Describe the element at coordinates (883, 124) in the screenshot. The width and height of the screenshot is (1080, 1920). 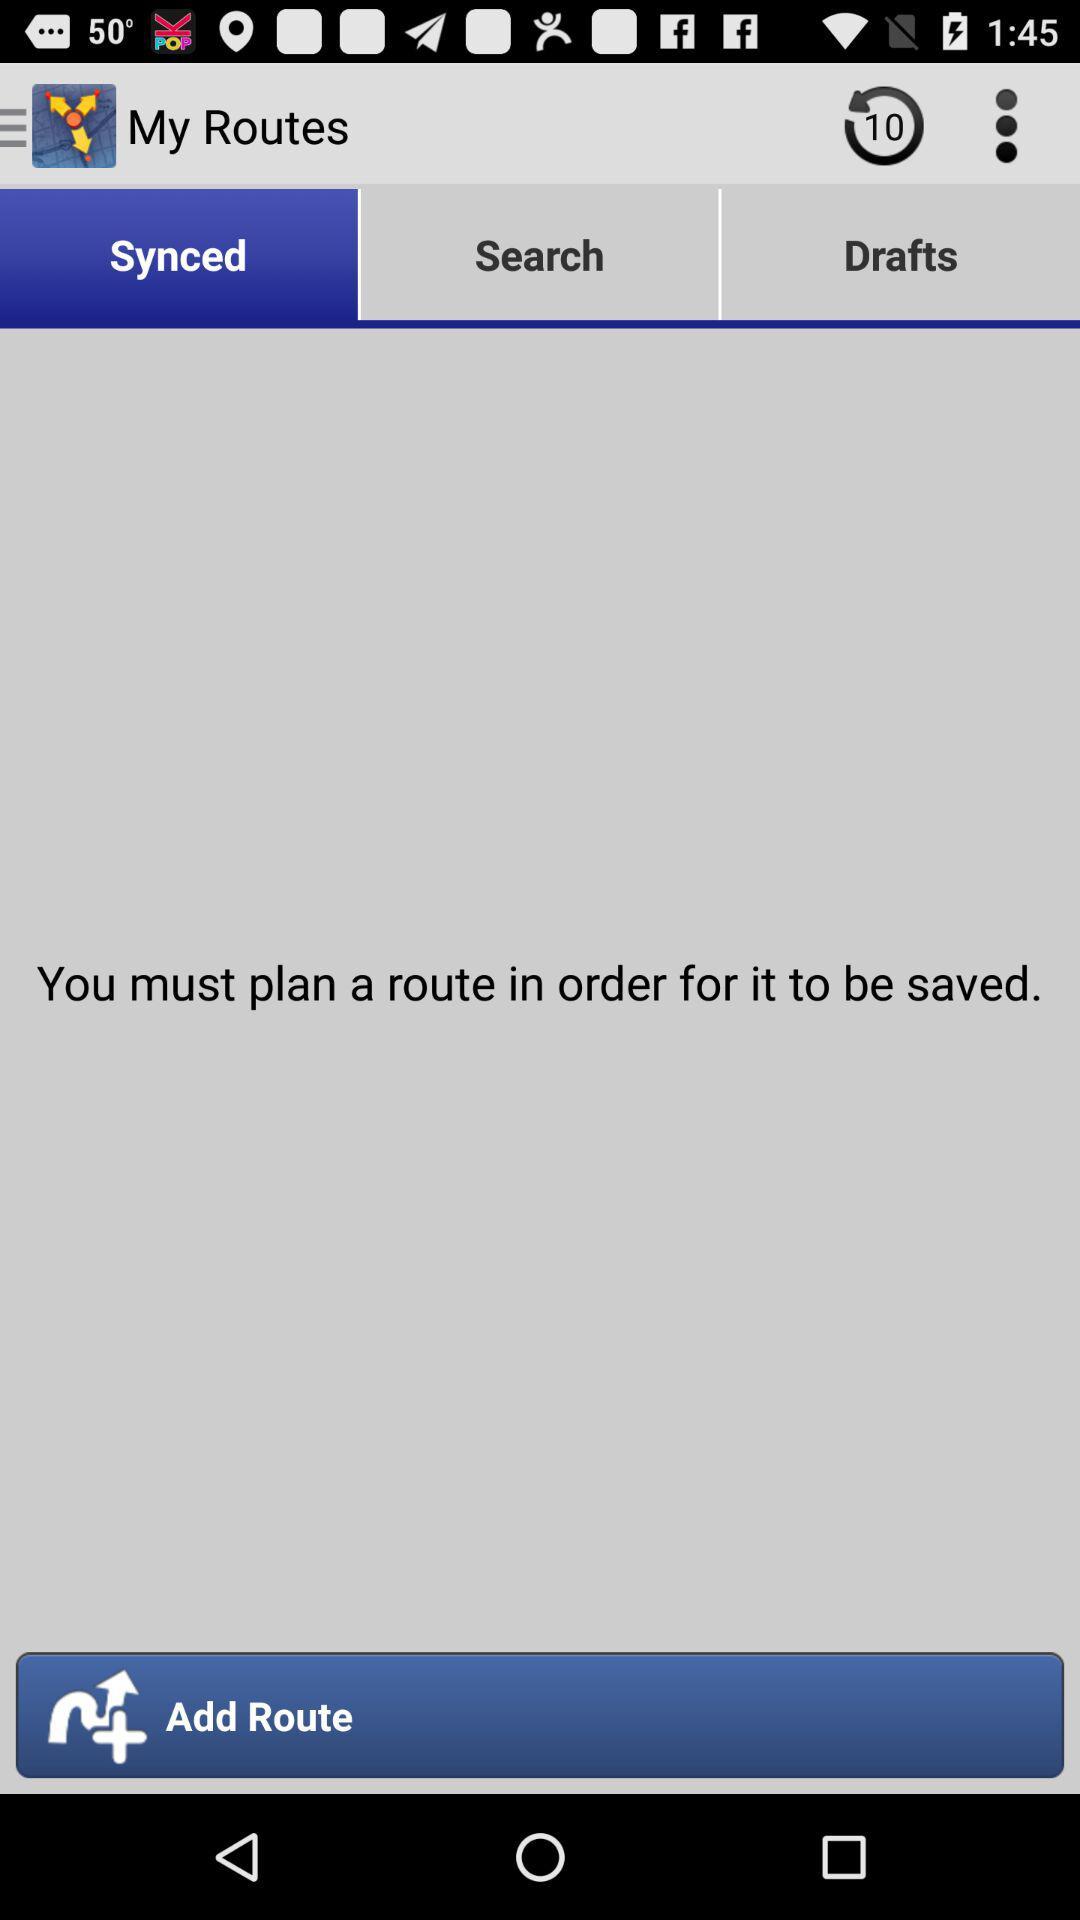
I see `app to the right of the my routes app` at that location.